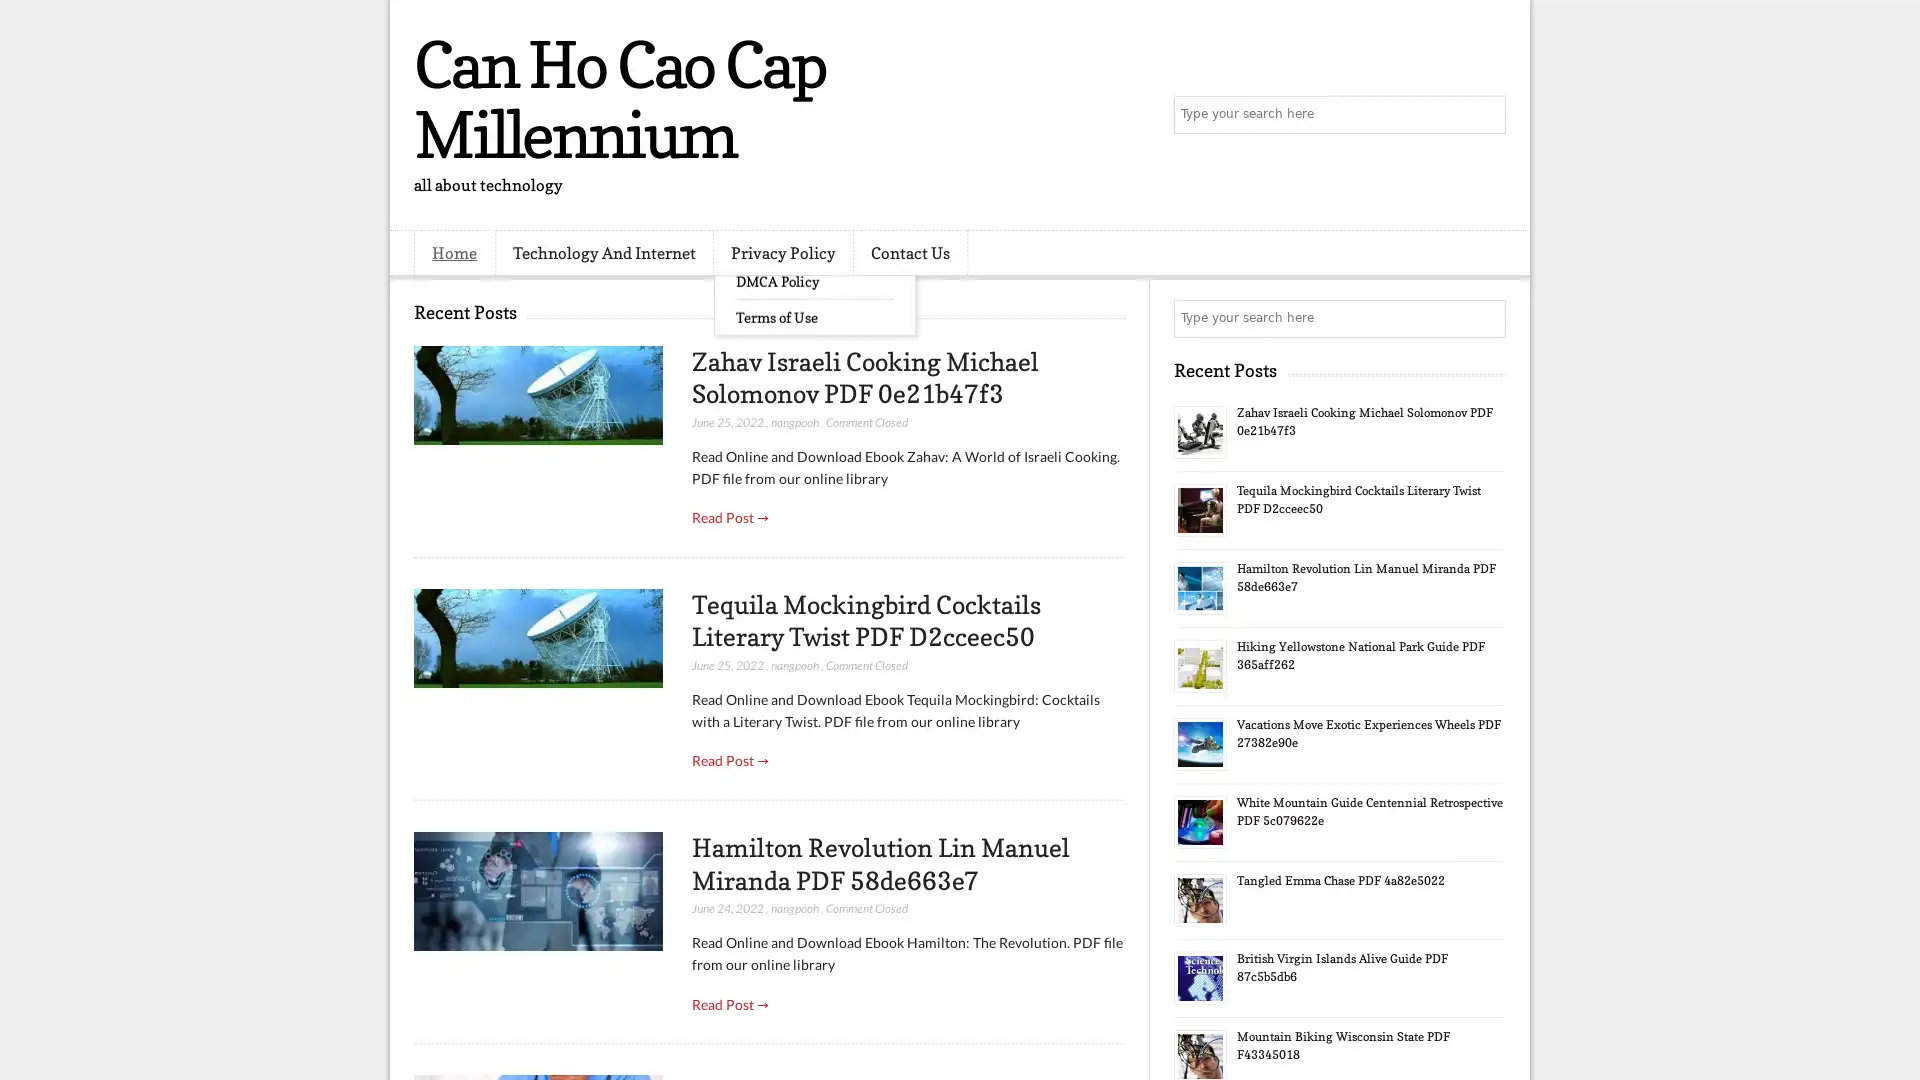 The width and height of the screenshot is (1920, 1080). I want to click on Search, so click(1485, 318).